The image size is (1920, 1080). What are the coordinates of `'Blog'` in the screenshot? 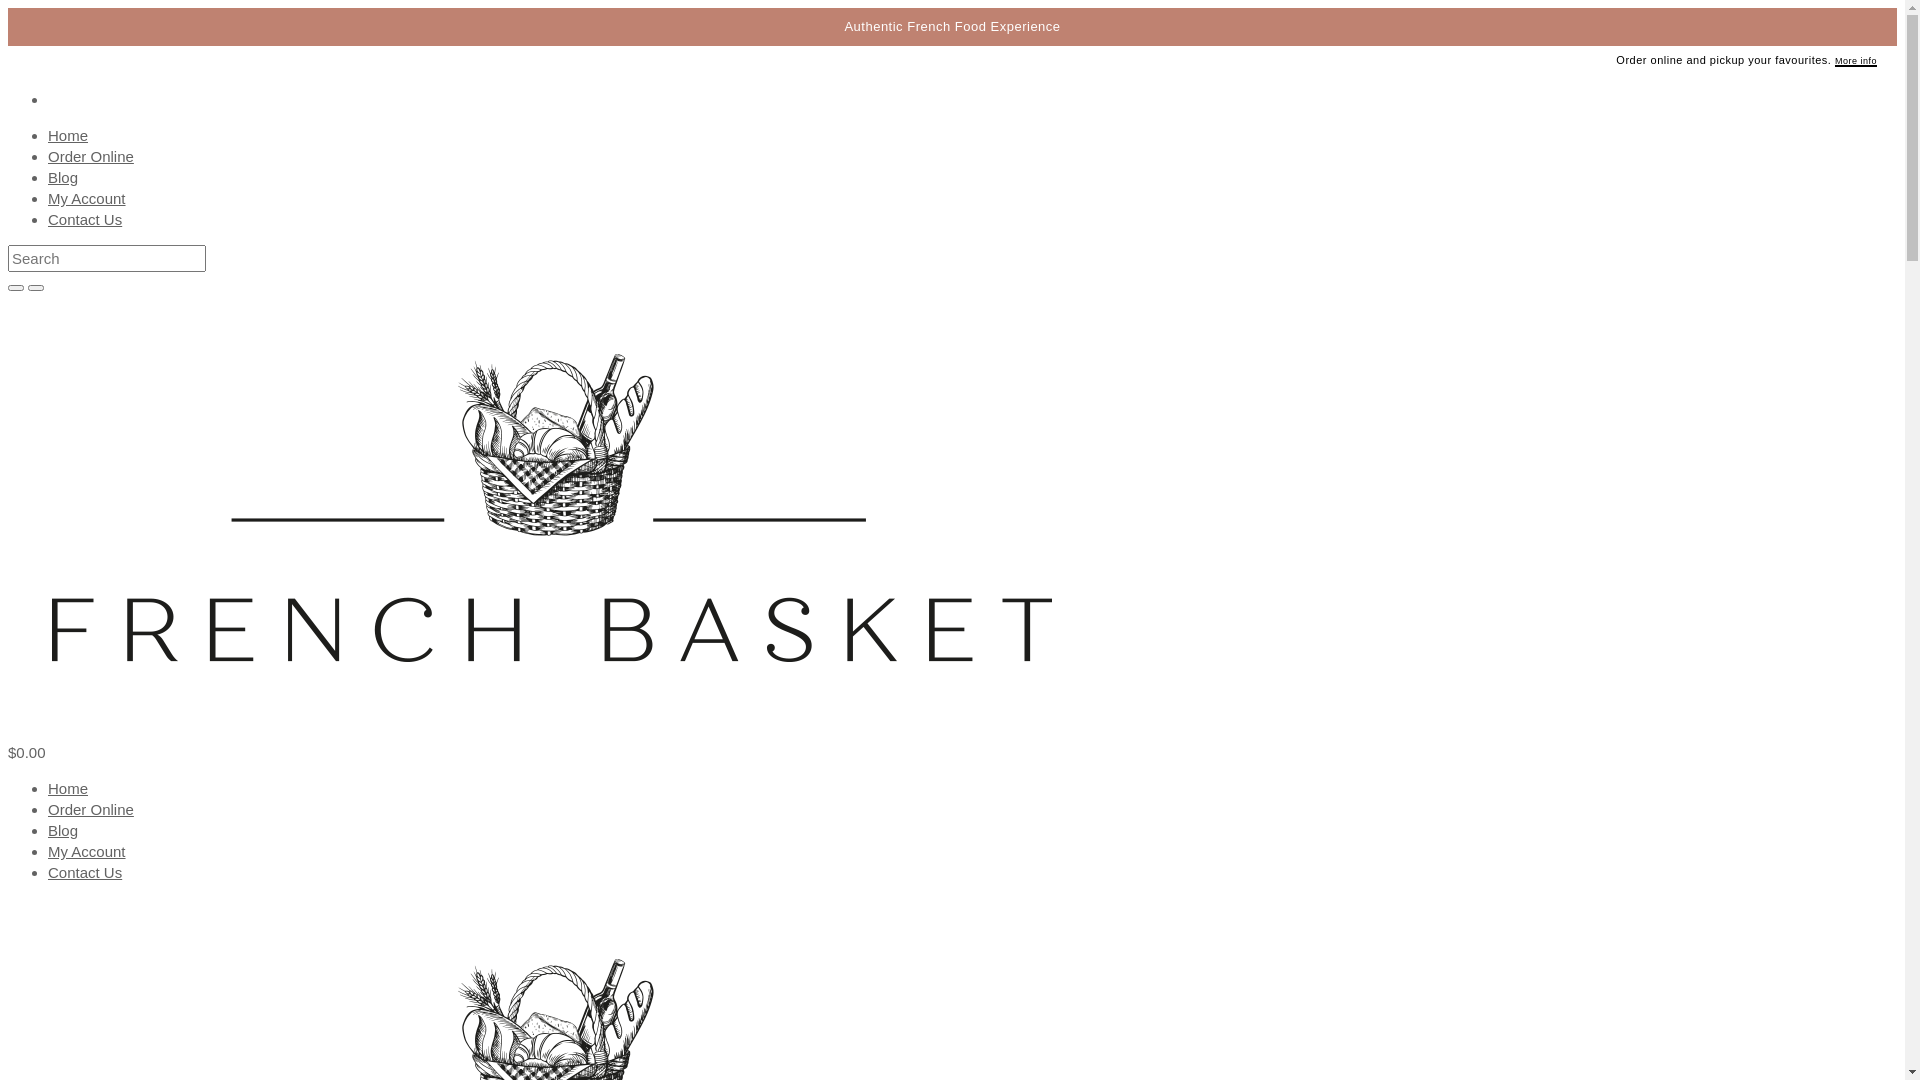 It's located at (62, 830).